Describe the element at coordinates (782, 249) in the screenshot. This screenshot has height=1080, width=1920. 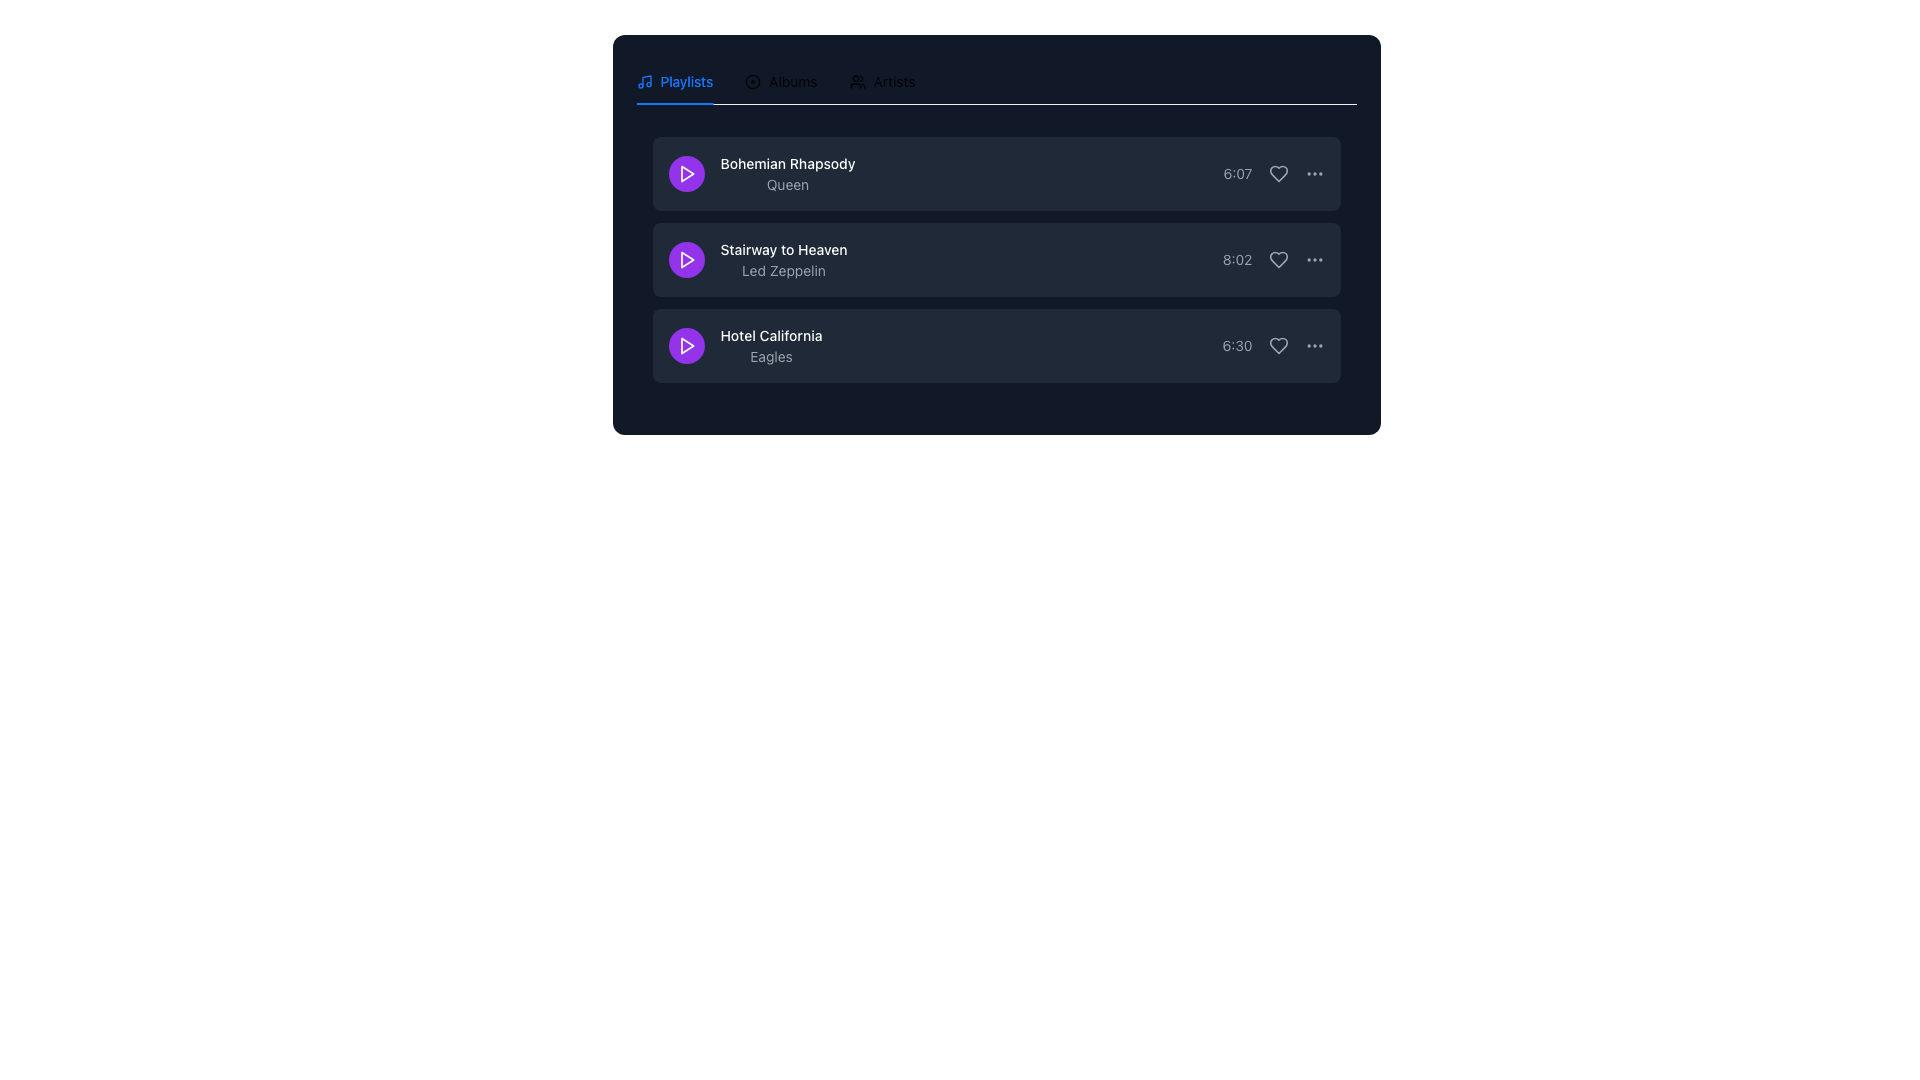
I see `text label displaying 'Stairway to Heaven', which is styled in white on a dark background and is located in the second row of the playlist interface, above 'Led Zeppelin'` at that location.